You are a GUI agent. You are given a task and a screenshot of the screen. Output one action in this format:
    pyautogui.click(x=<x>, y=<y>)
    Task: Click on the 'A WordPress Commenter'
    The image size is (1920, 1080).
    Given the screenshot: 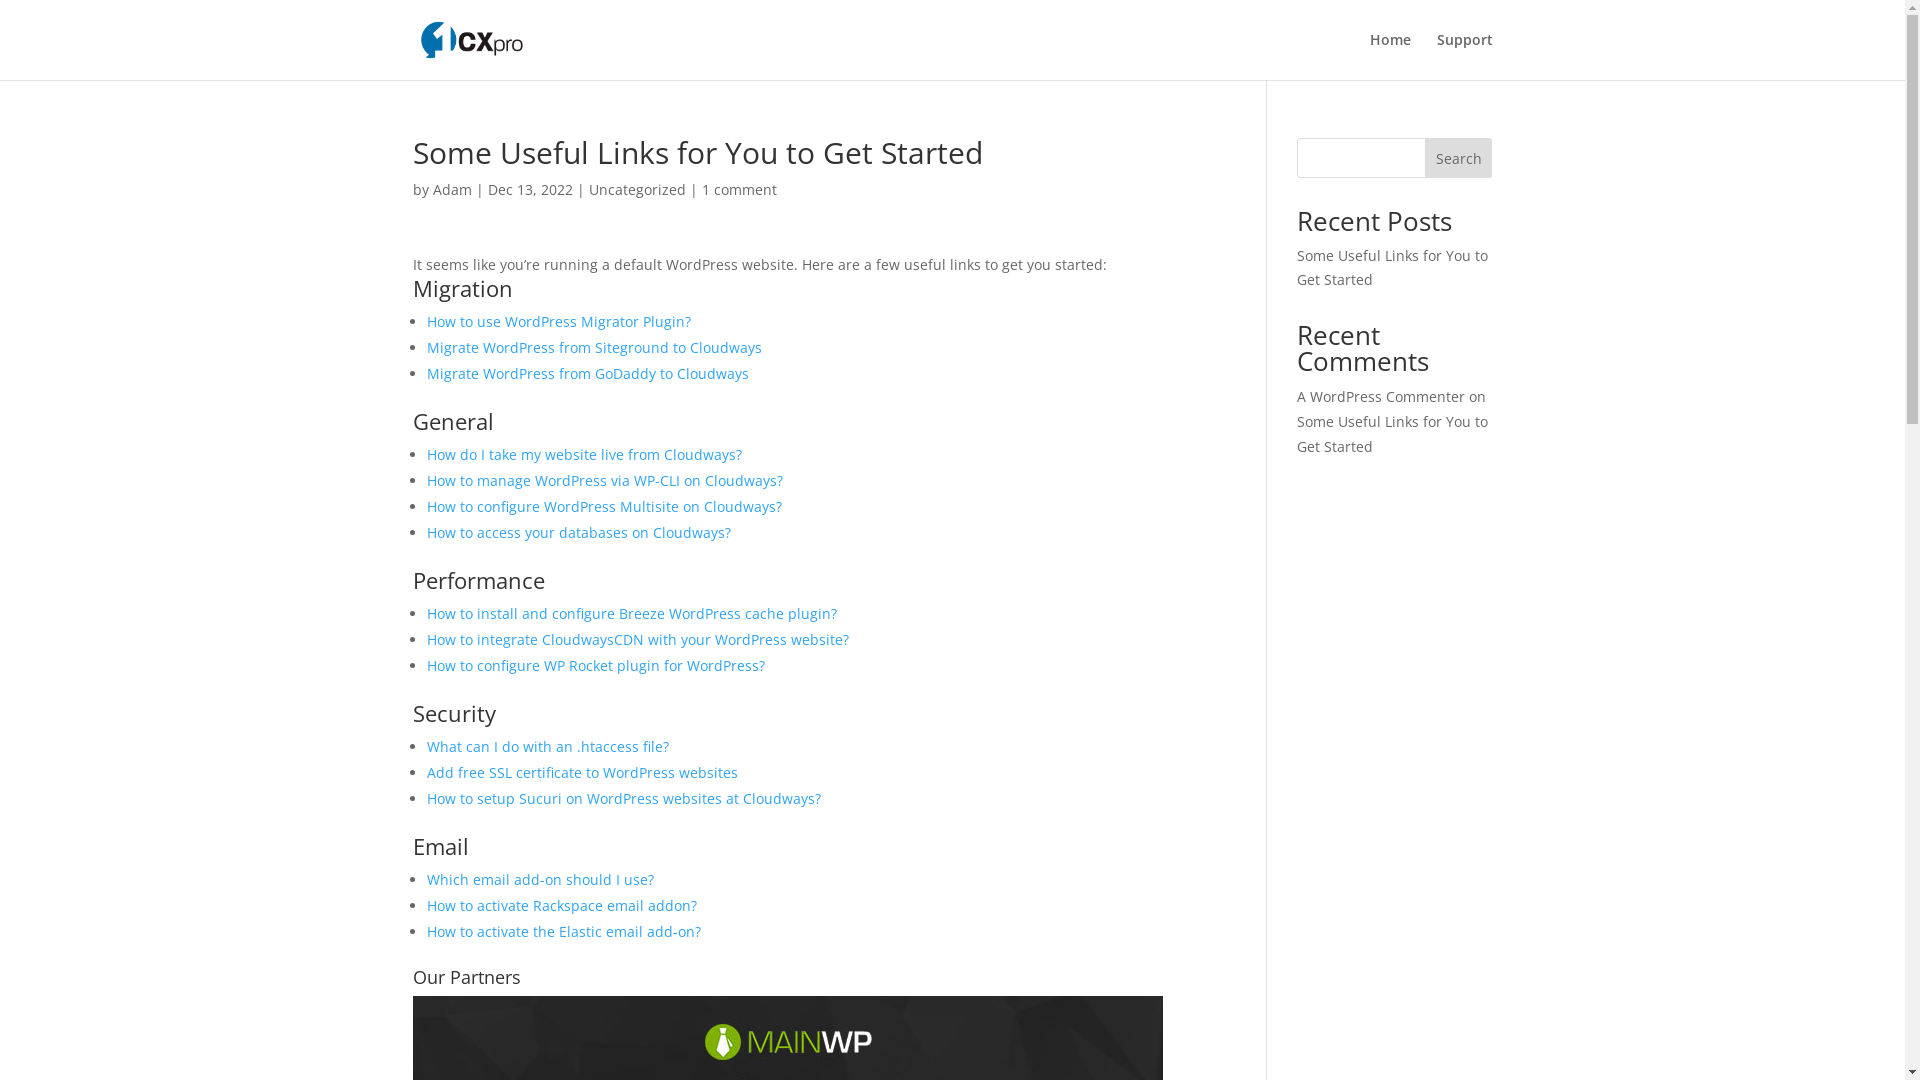 What is the action you would take?
    pyautogui.click(x=1380, y=396)
    